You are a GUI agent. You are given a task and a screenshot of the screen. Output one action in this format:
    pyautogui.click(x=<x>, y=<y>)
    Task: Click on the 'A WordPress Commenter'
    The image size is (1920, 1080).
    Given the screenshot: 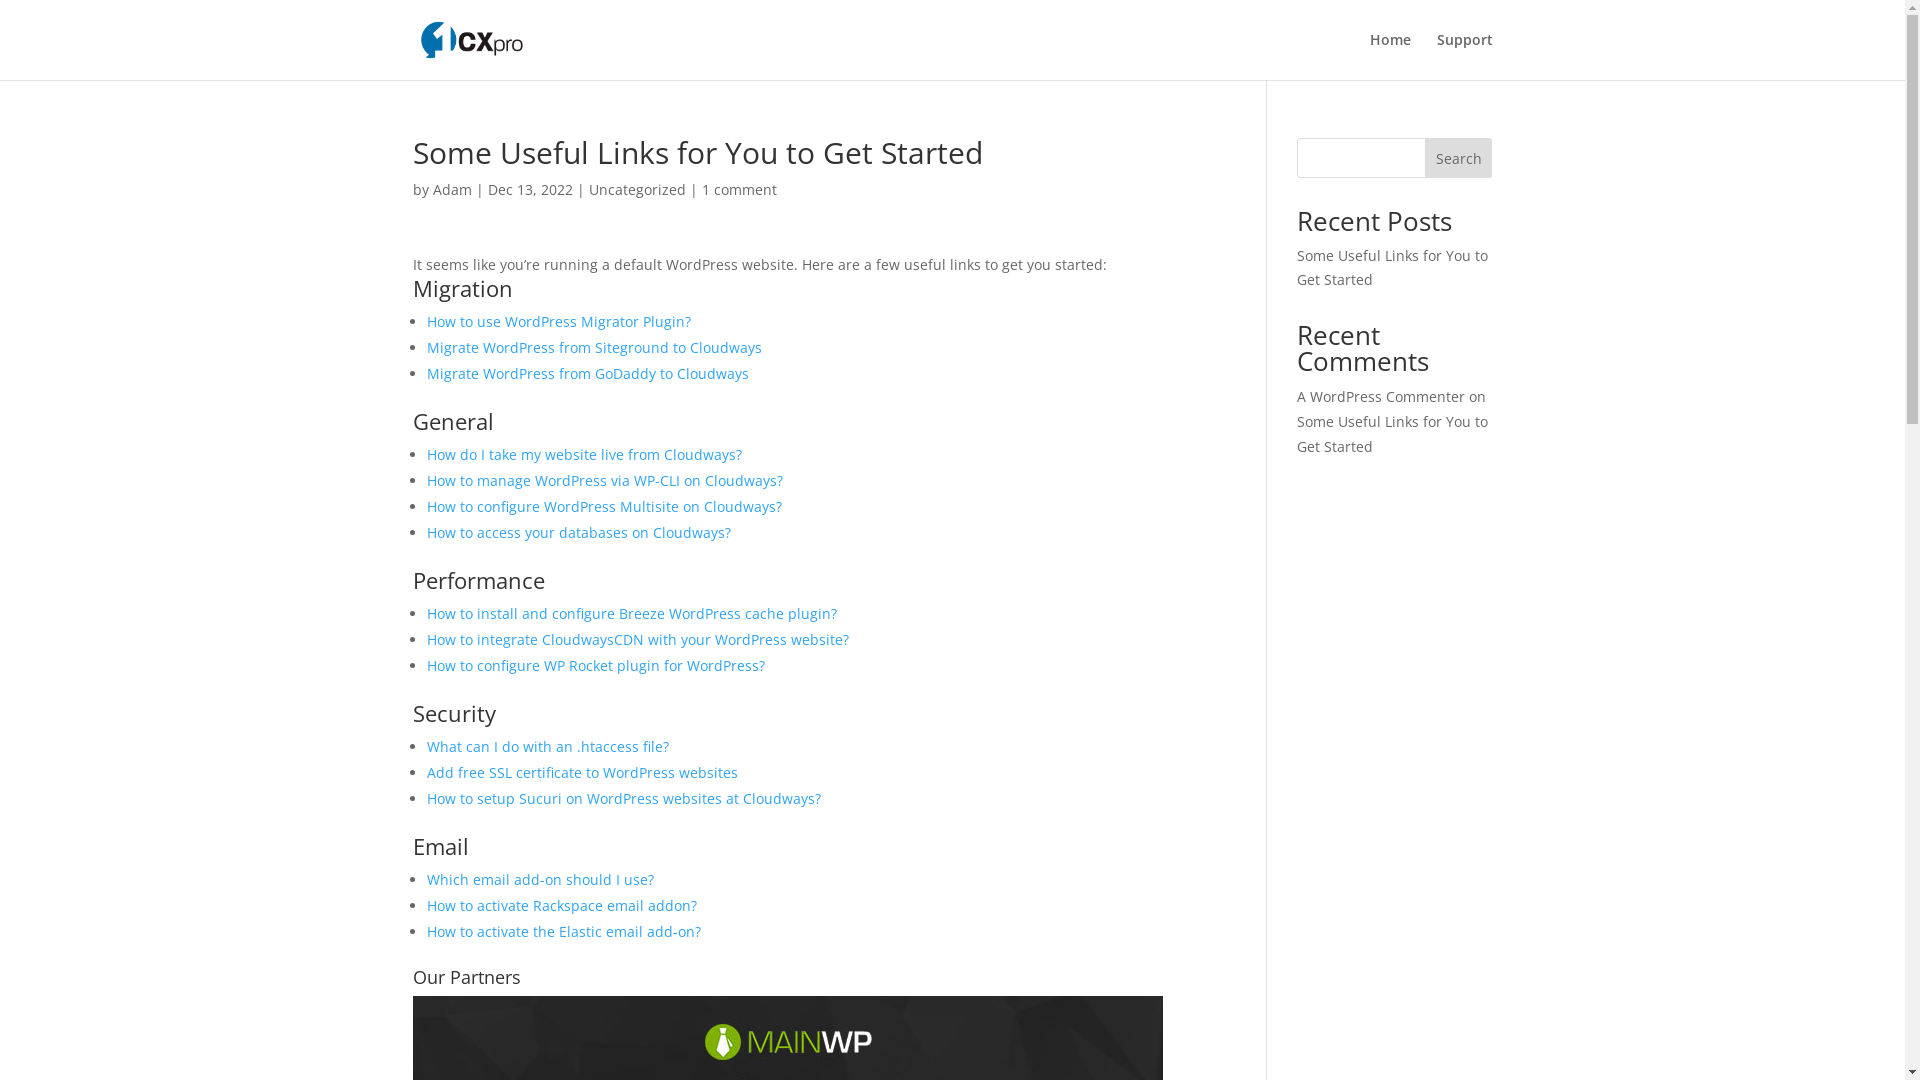 What is the action you would take?
    pyautogui.click(x=1380, y=396)
    